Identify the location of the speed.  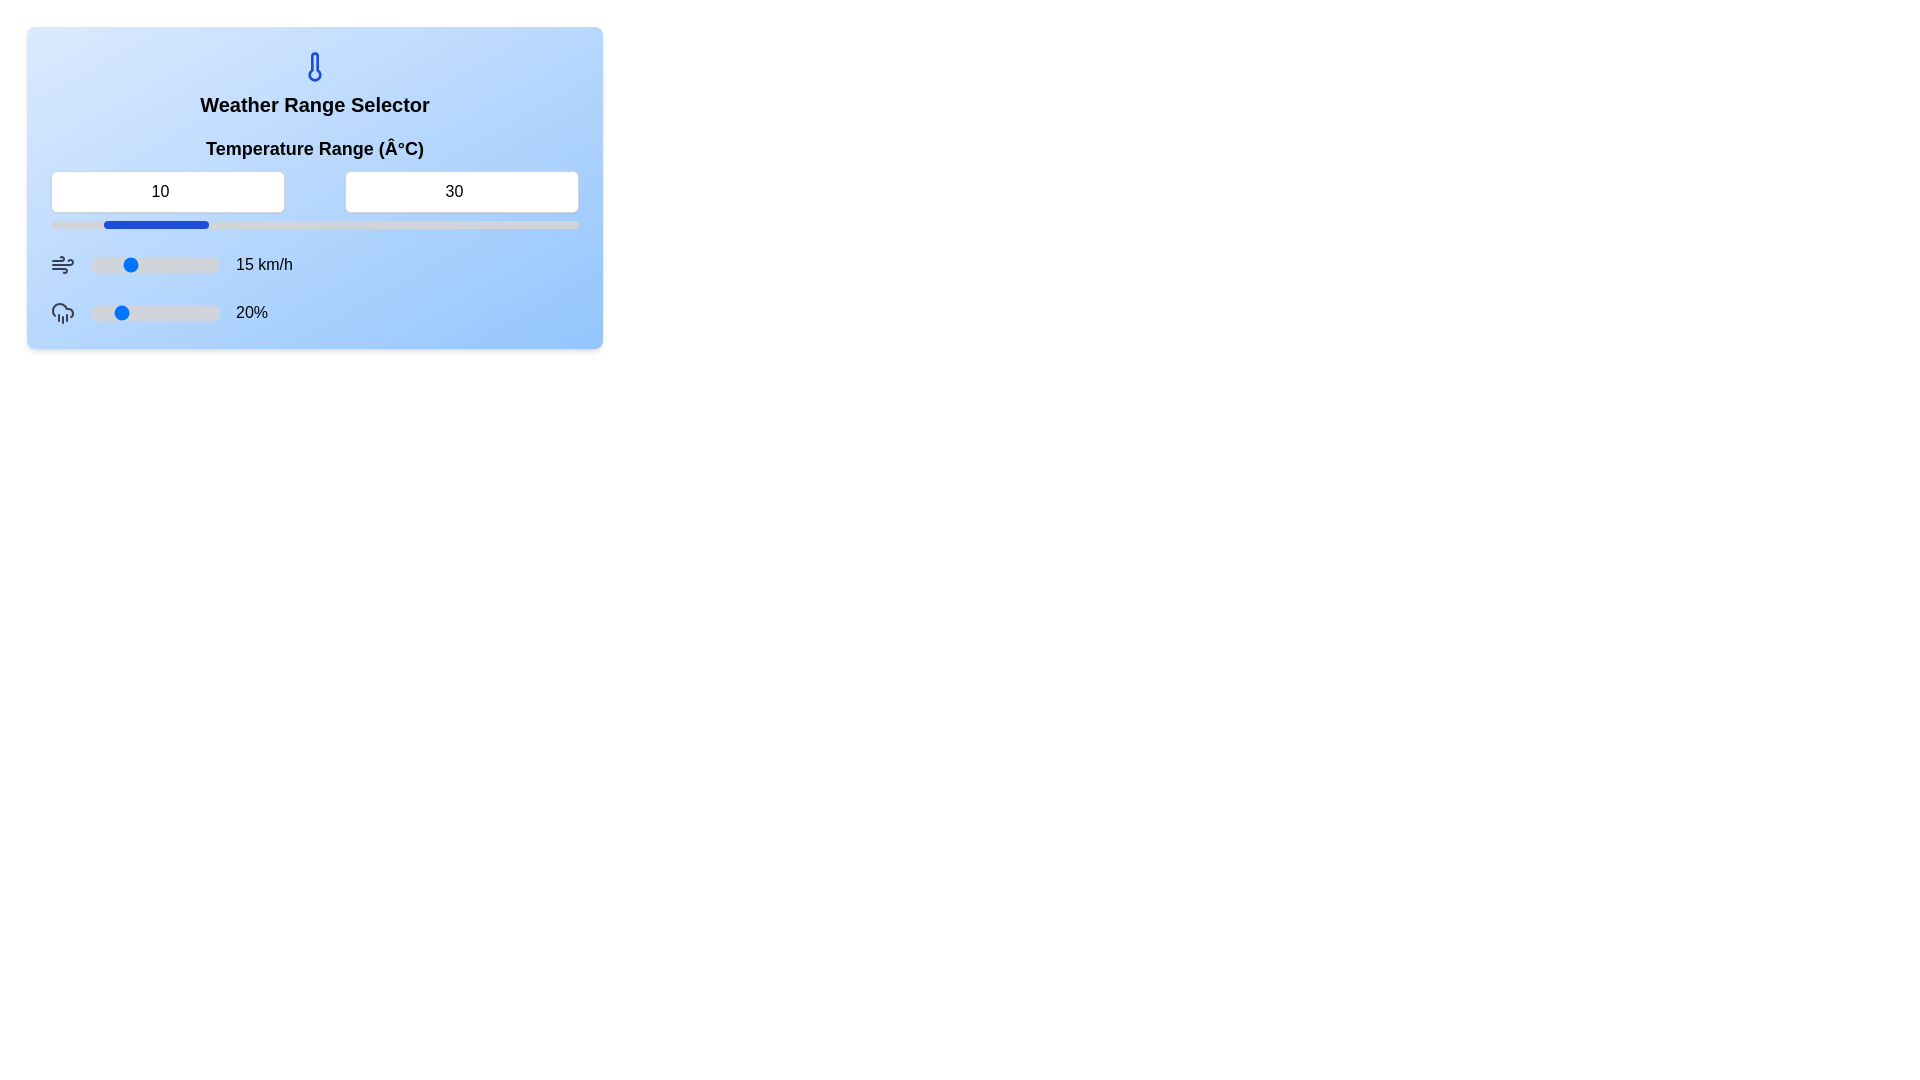
(113, 264).